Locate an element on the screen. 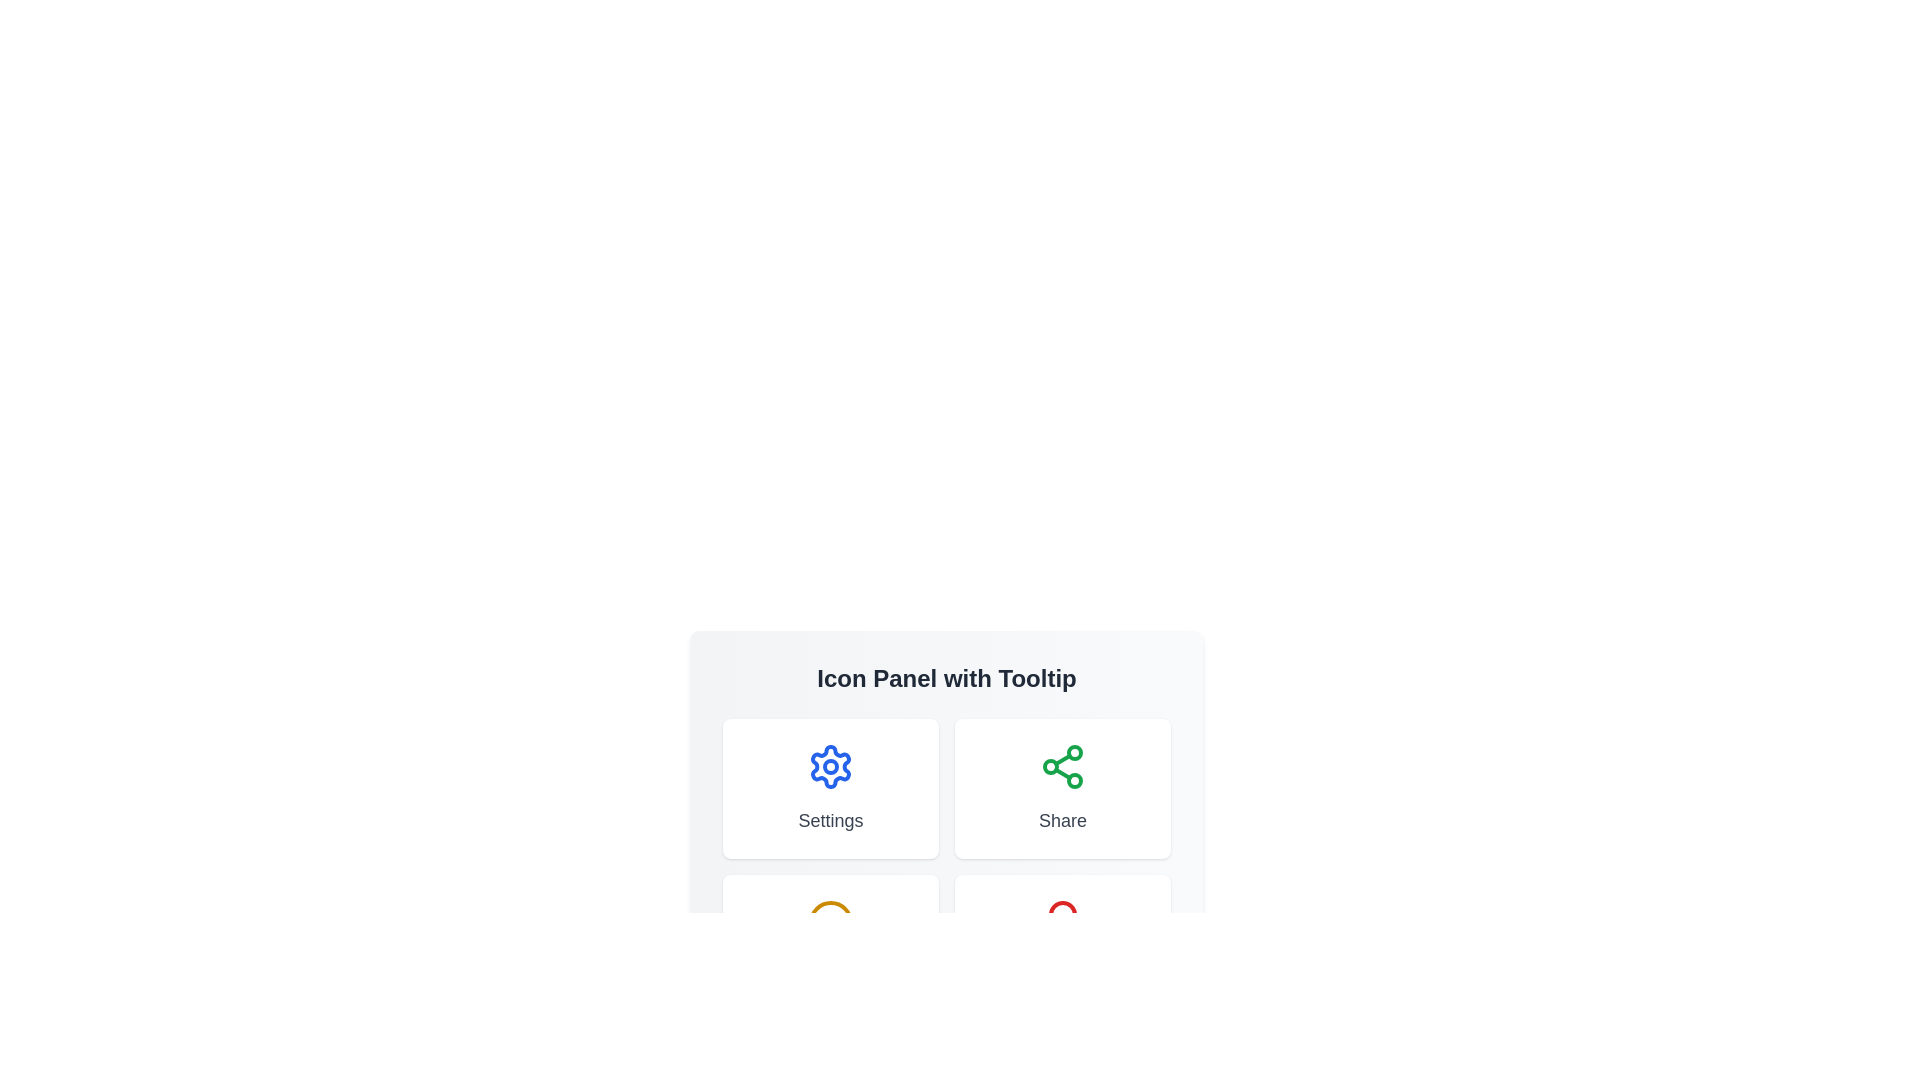 This screenshot has width=1920, height=1080. the blue gear icon button in the left-hand column of the four-option panel is located at coordinates (830, 766).